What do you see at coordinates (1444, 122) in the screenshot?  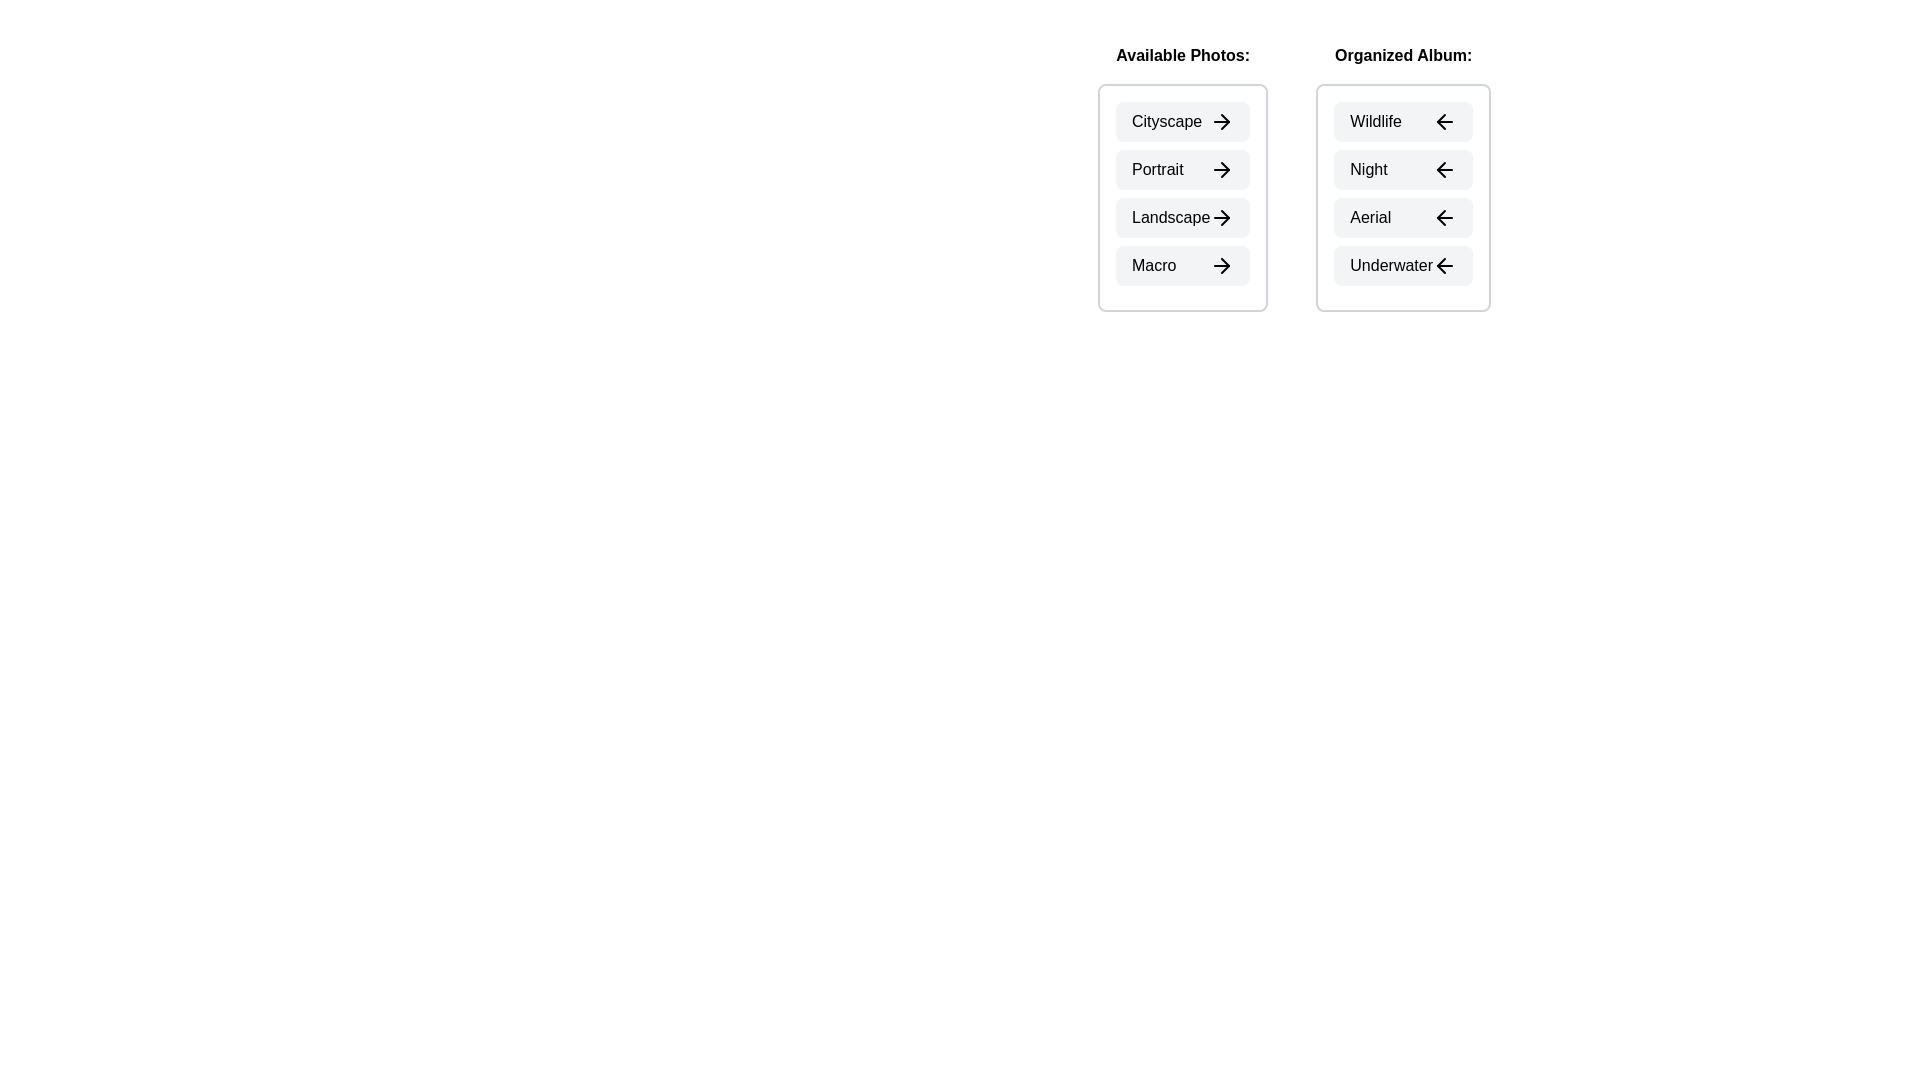 I see `left arrow icon next to the photo Wildlife in the Organized Album section to transfer it to the Available Photos section` at bounding box center [1444, 122].